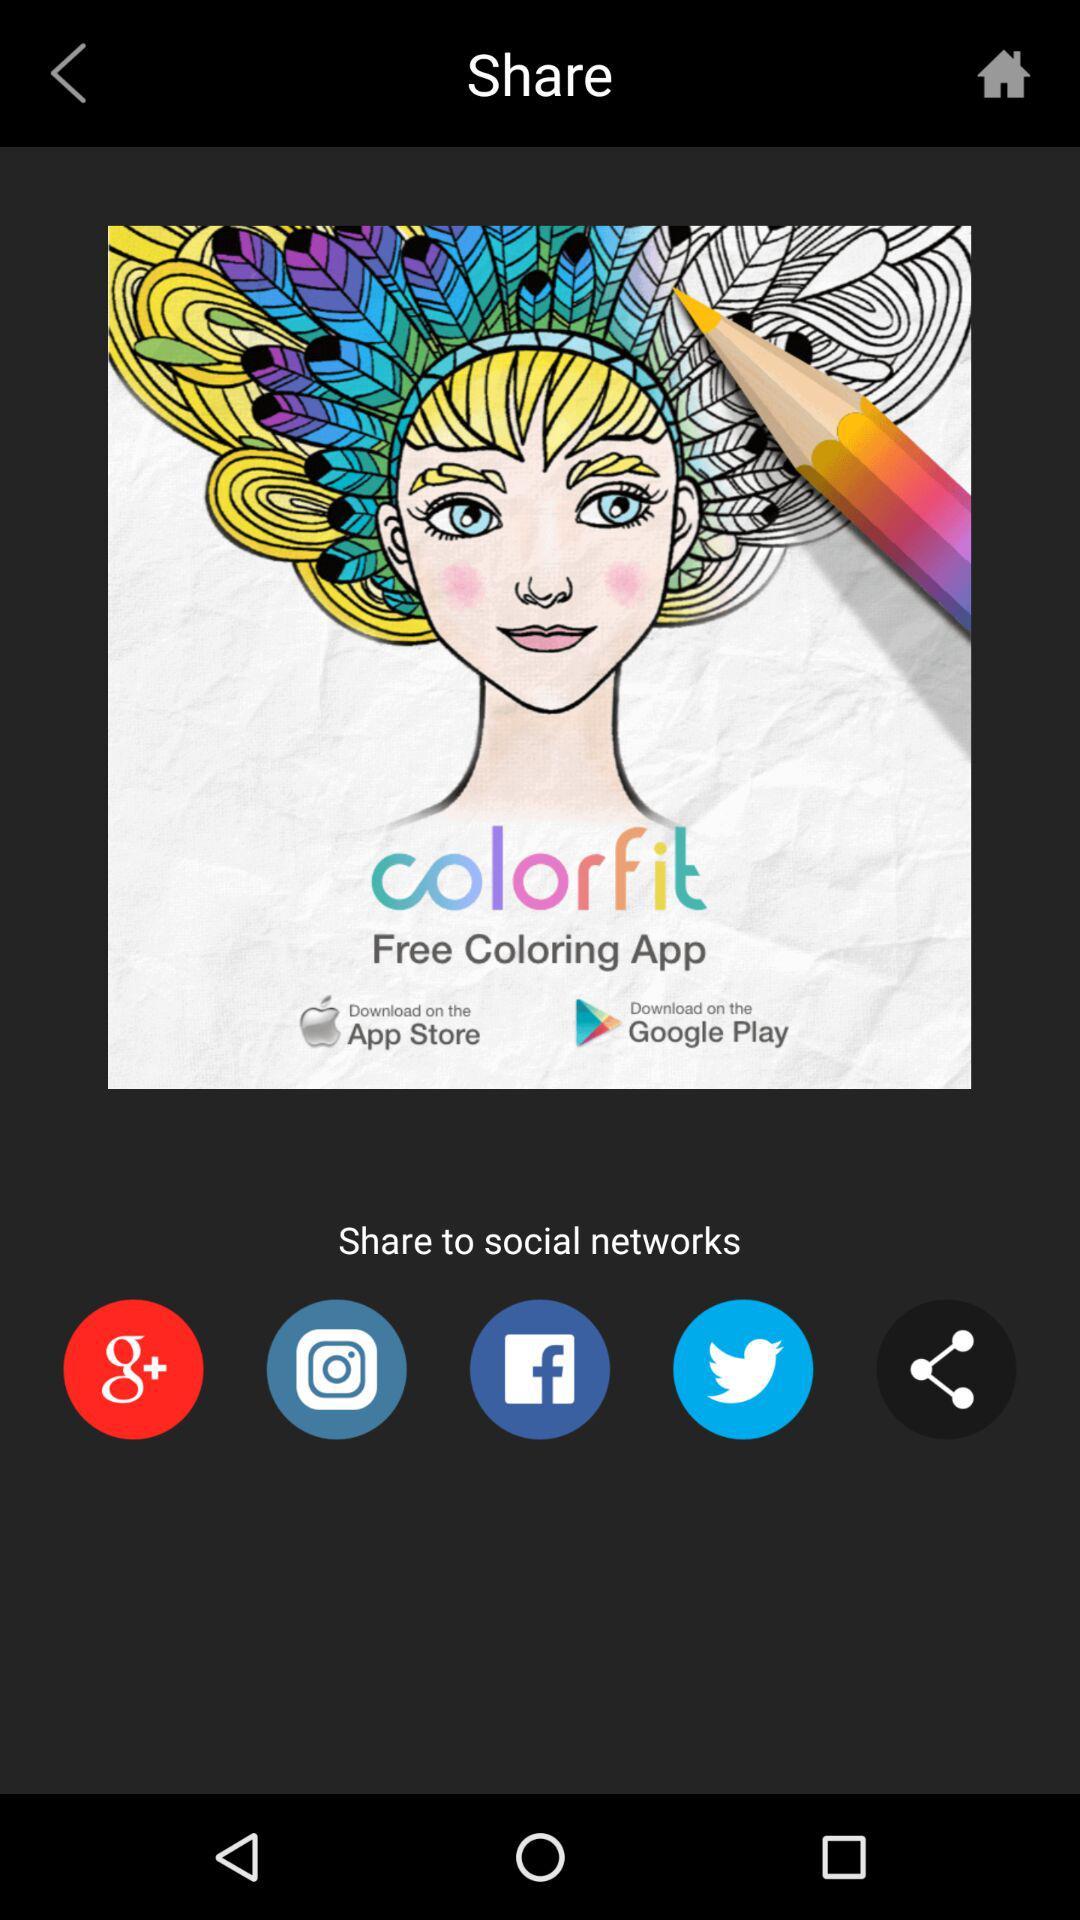 The image size is (1080, 1920). What do you see at coordinates (133, 1368) in the screenshot?
I see `google app` at bounding box center [133, 1368].